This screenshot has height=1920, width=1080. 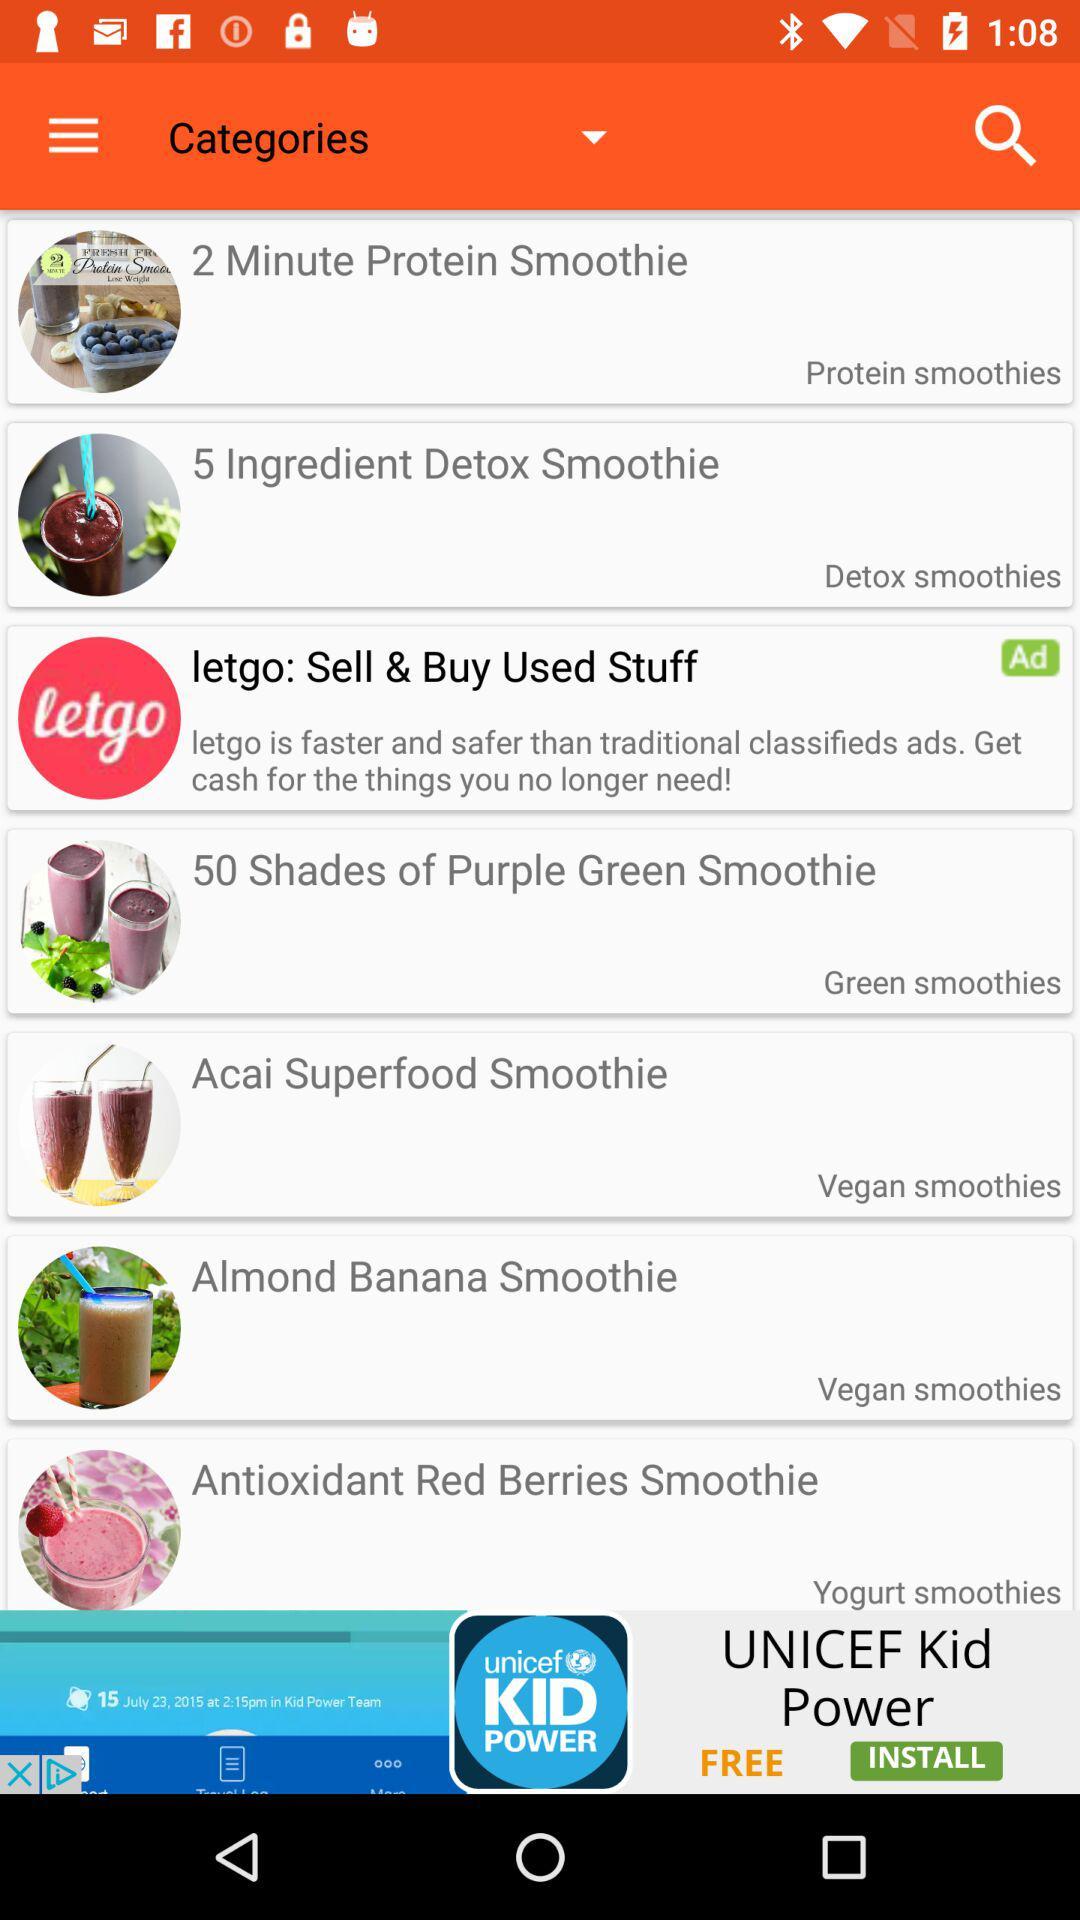 I want to click on the image on left to the text acai superfood smoothie on the web page, so click(x=99, y=1124).